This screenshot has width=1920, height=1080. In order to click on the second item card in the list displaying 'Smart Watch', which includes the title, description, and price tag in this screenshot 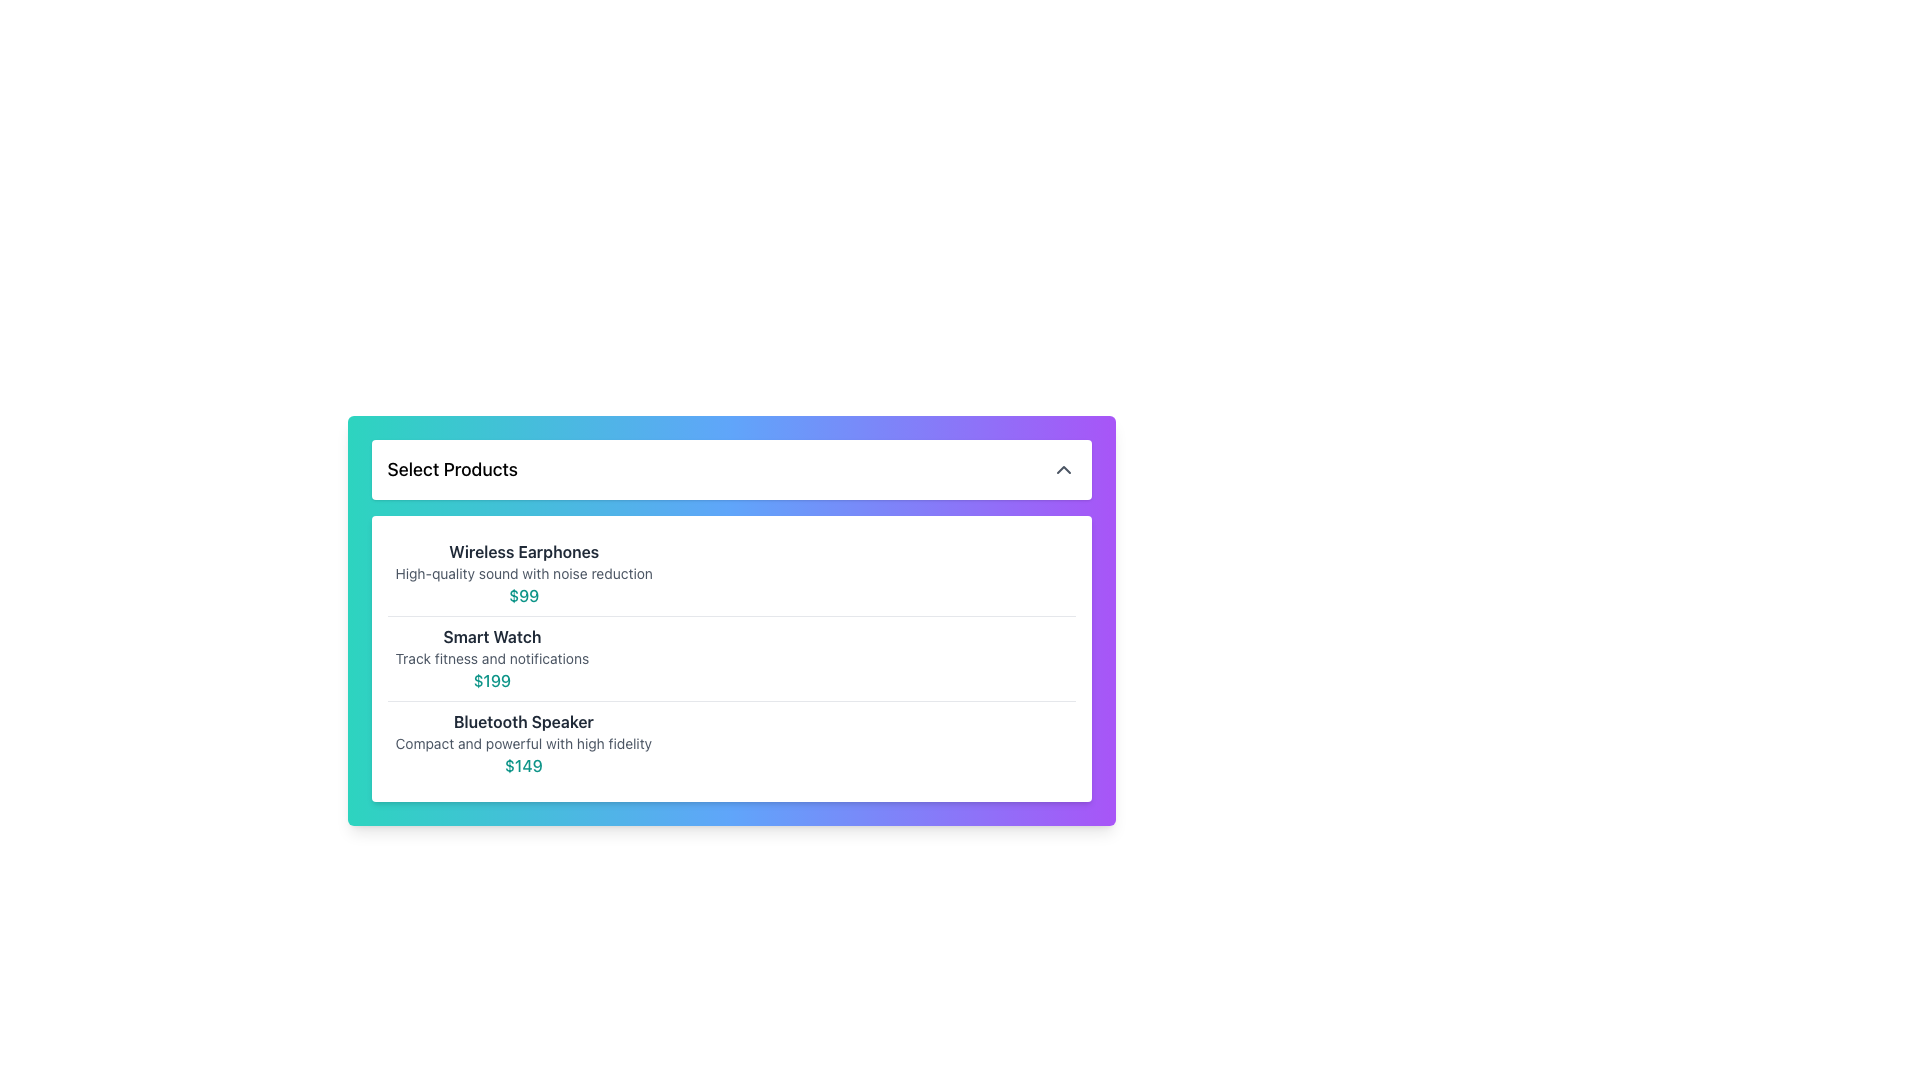, I will do `click(730, 659)`.